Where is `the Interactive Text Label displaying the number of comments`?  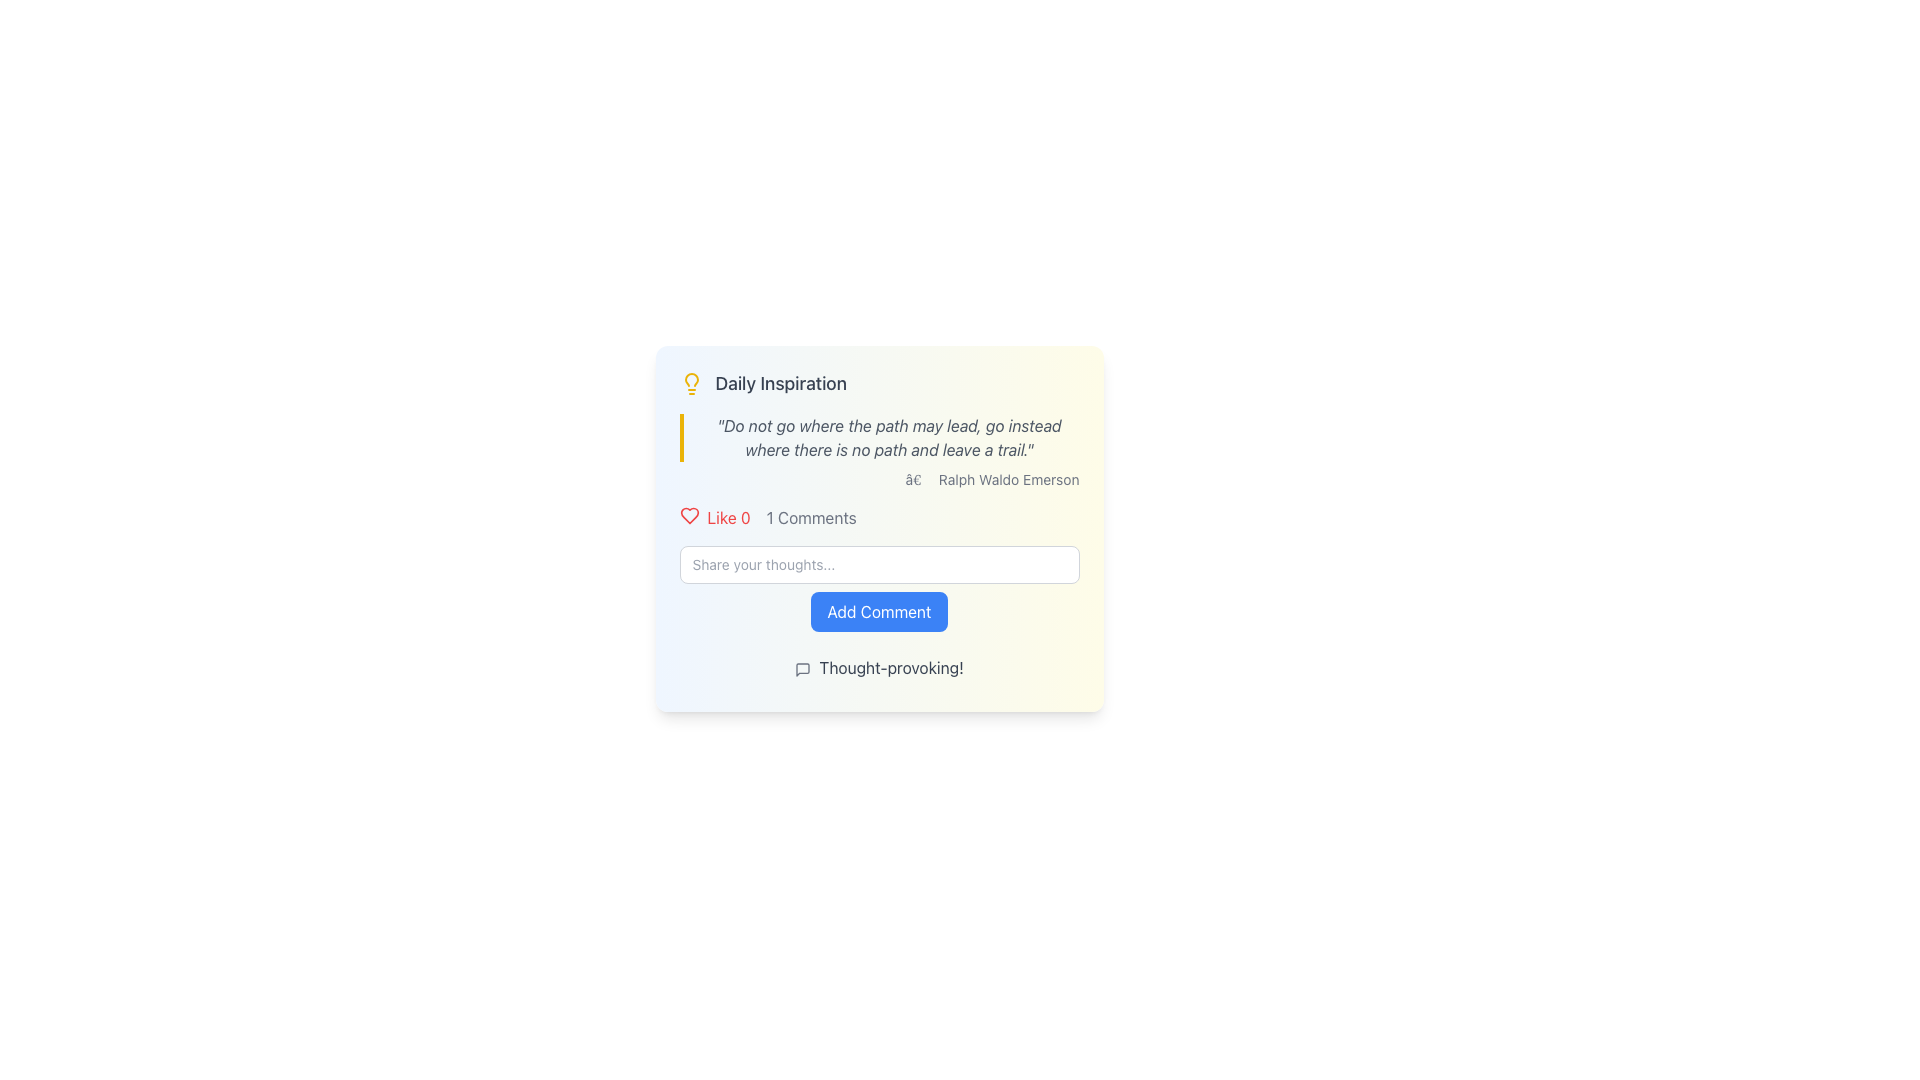
the Interactive Text Label displaying the number of comments is located at coordinates (811, 516).